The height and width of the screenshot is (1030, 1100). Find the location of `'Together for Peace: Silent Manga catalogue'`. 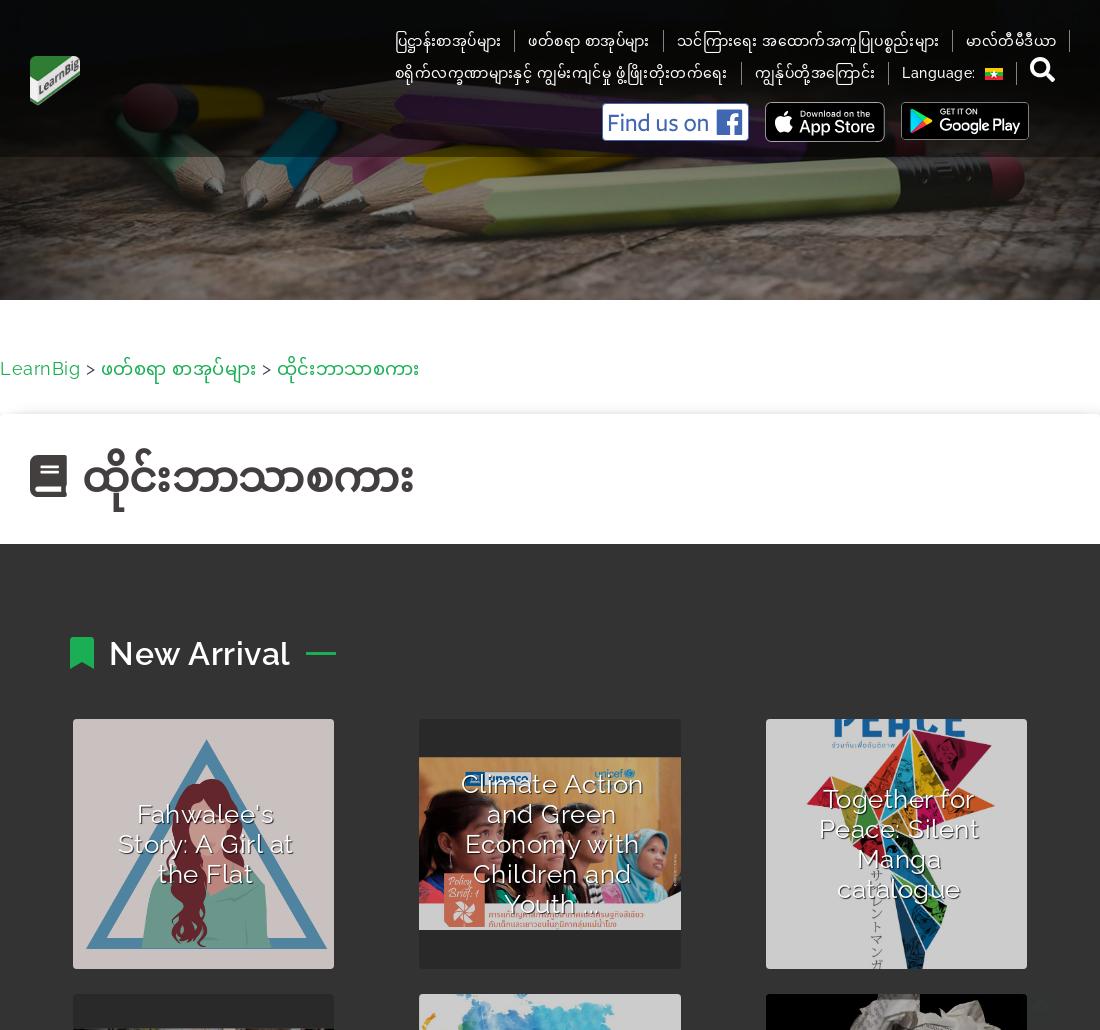

'Together for Peace: Silent Manga catalogue' is located at coordinates (898, 841).